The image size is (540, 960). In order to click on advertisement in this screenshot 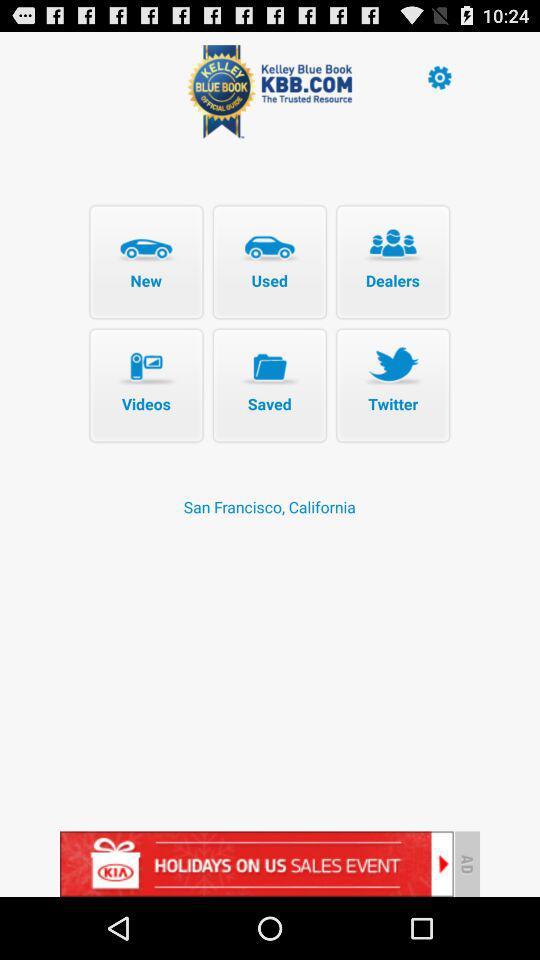, I will do `click(256, 863)`.